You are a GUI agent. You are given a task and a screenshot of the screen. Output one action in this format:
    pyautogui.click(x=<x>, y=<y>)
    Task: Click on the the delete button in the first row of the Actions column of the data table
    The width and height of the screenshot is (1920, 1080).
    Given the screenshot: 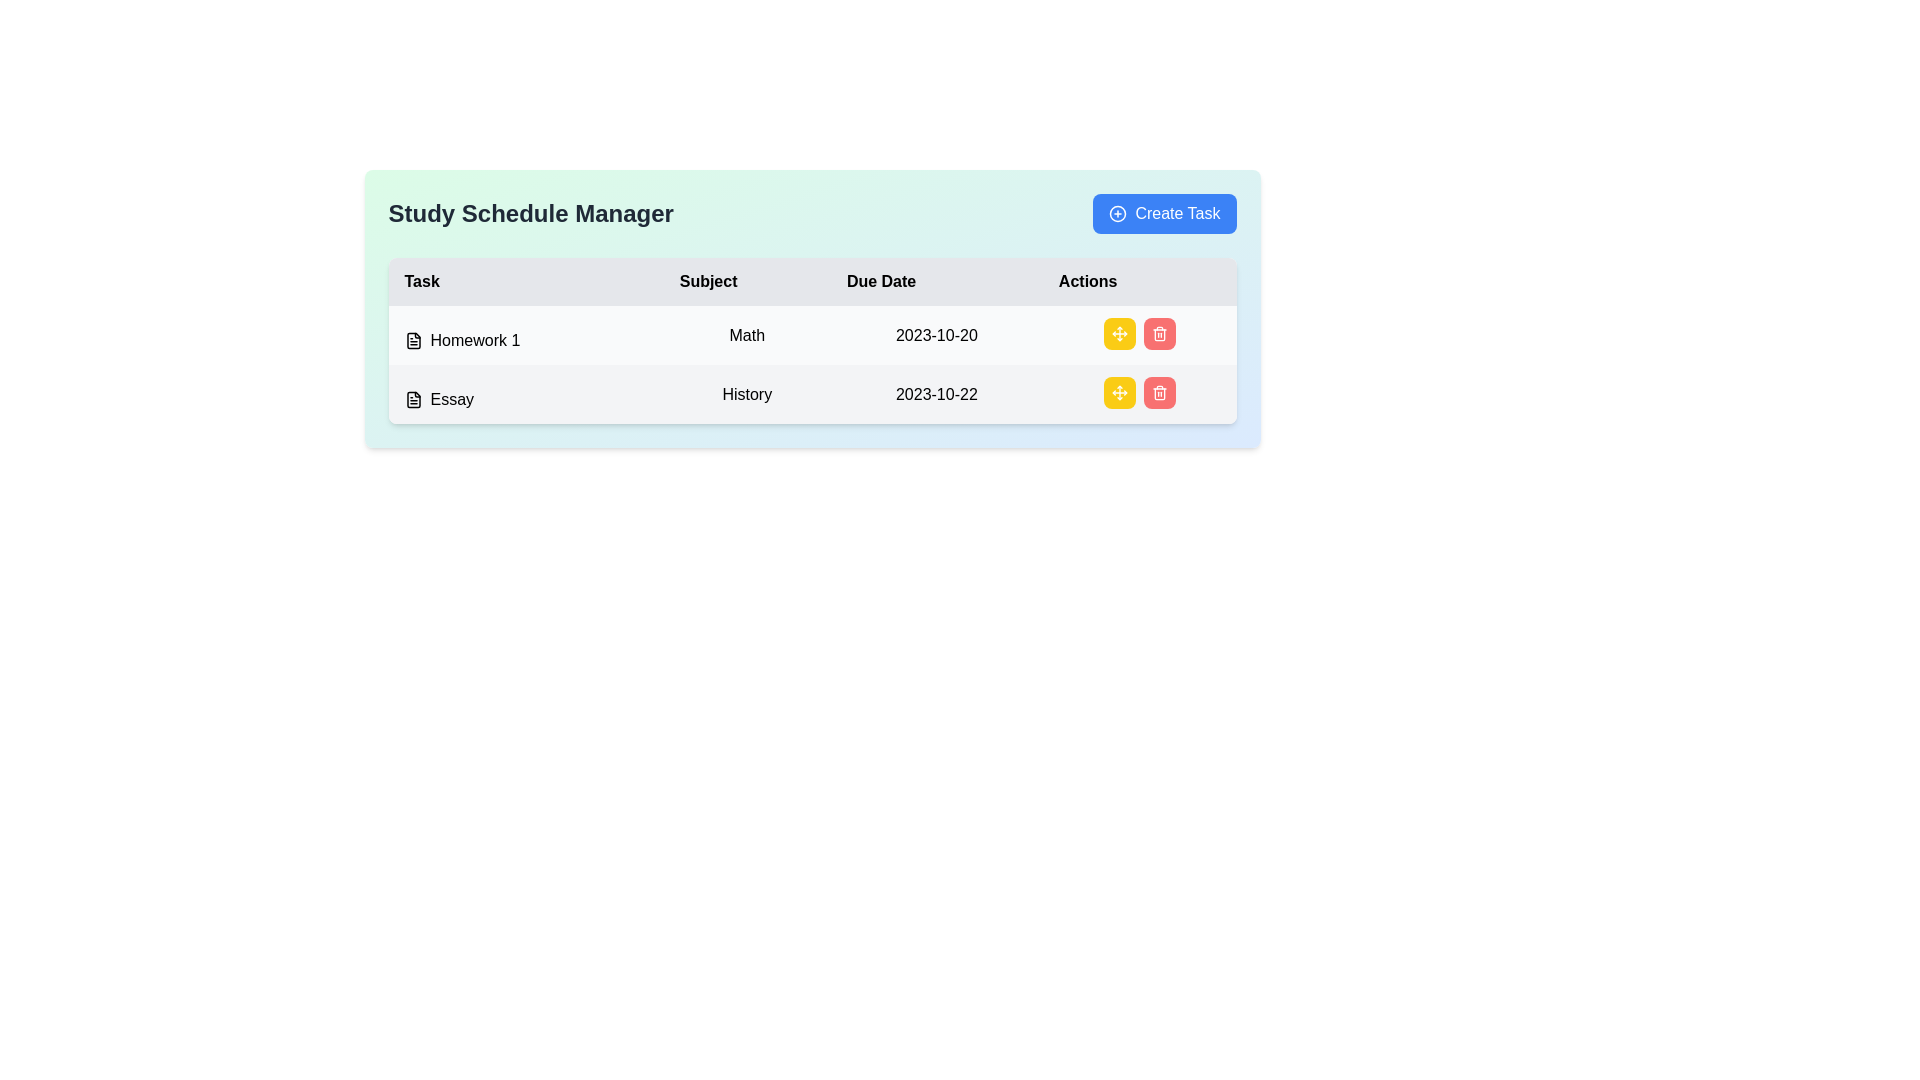 What is the action you would take?
    pyautogui.click(x=1159, y=333)
    